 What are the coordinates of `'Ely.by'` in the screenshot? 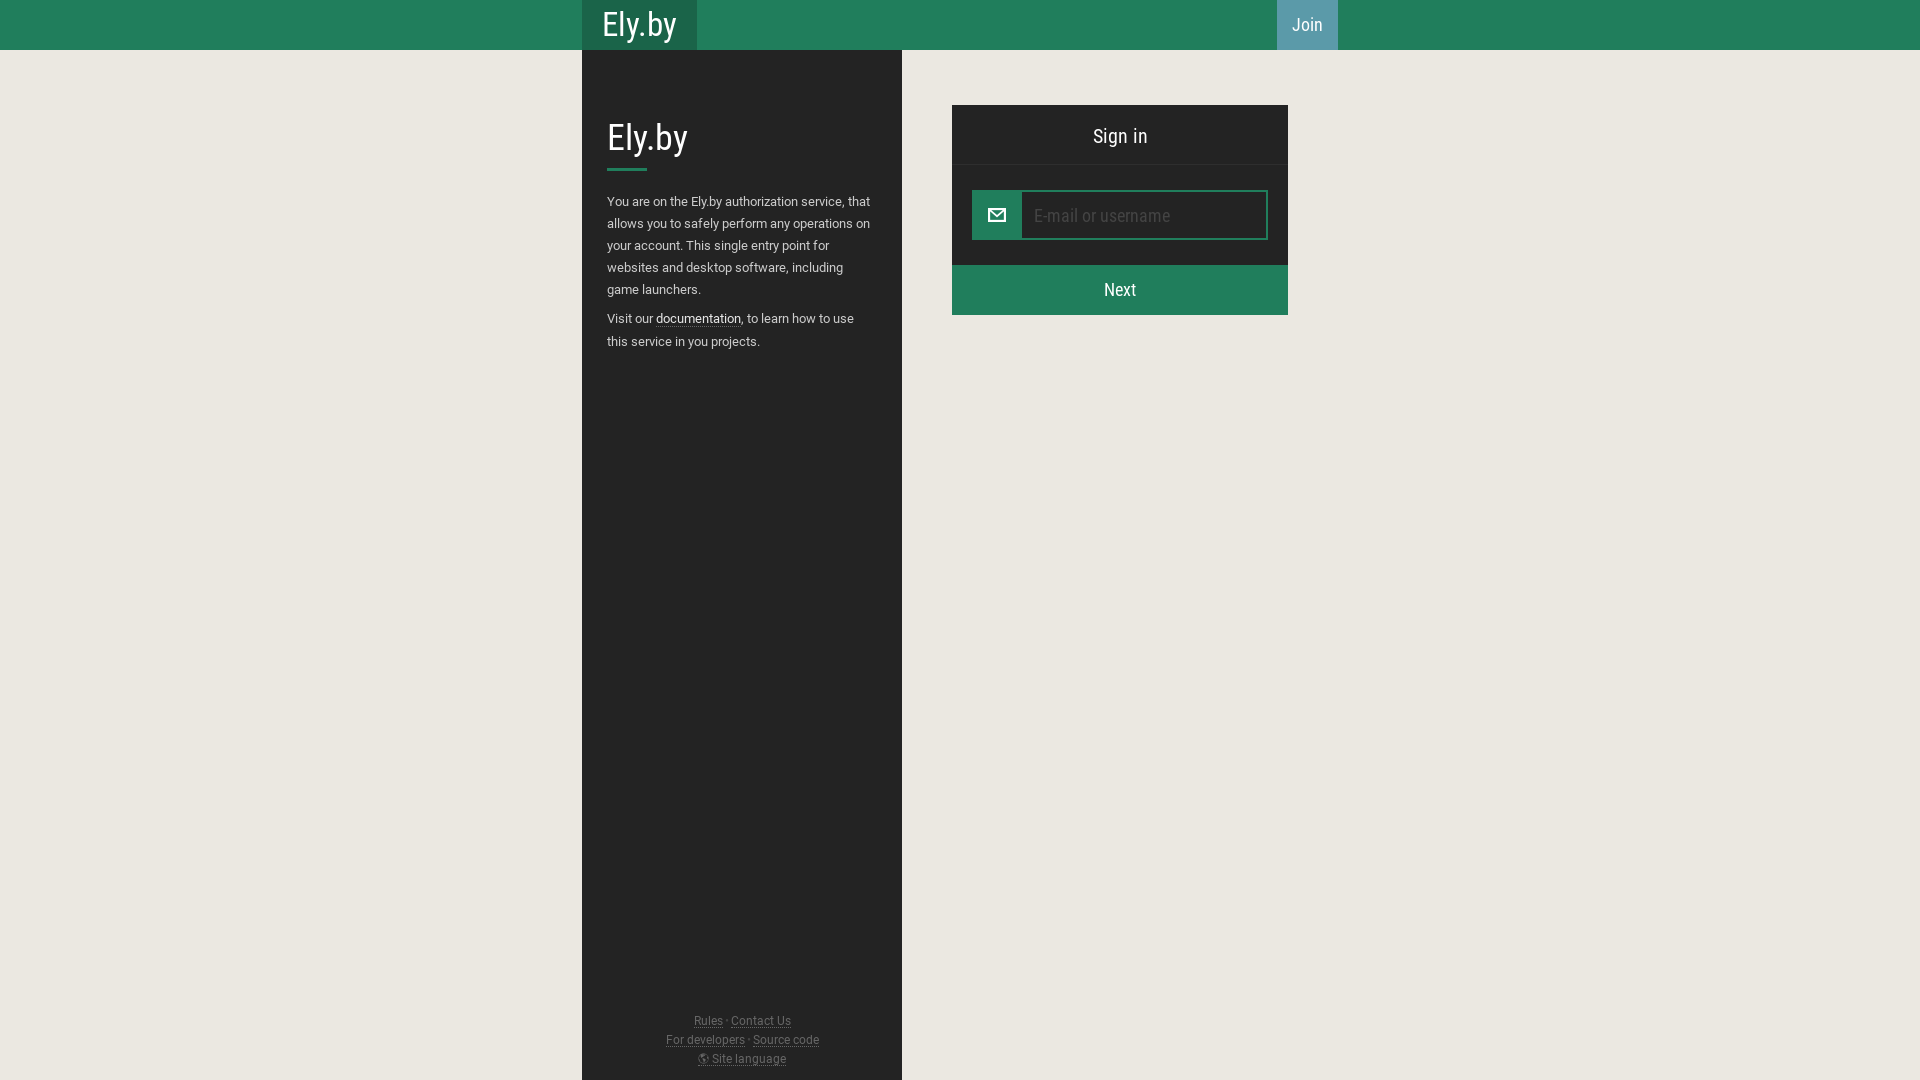 It's located at (638, 24).